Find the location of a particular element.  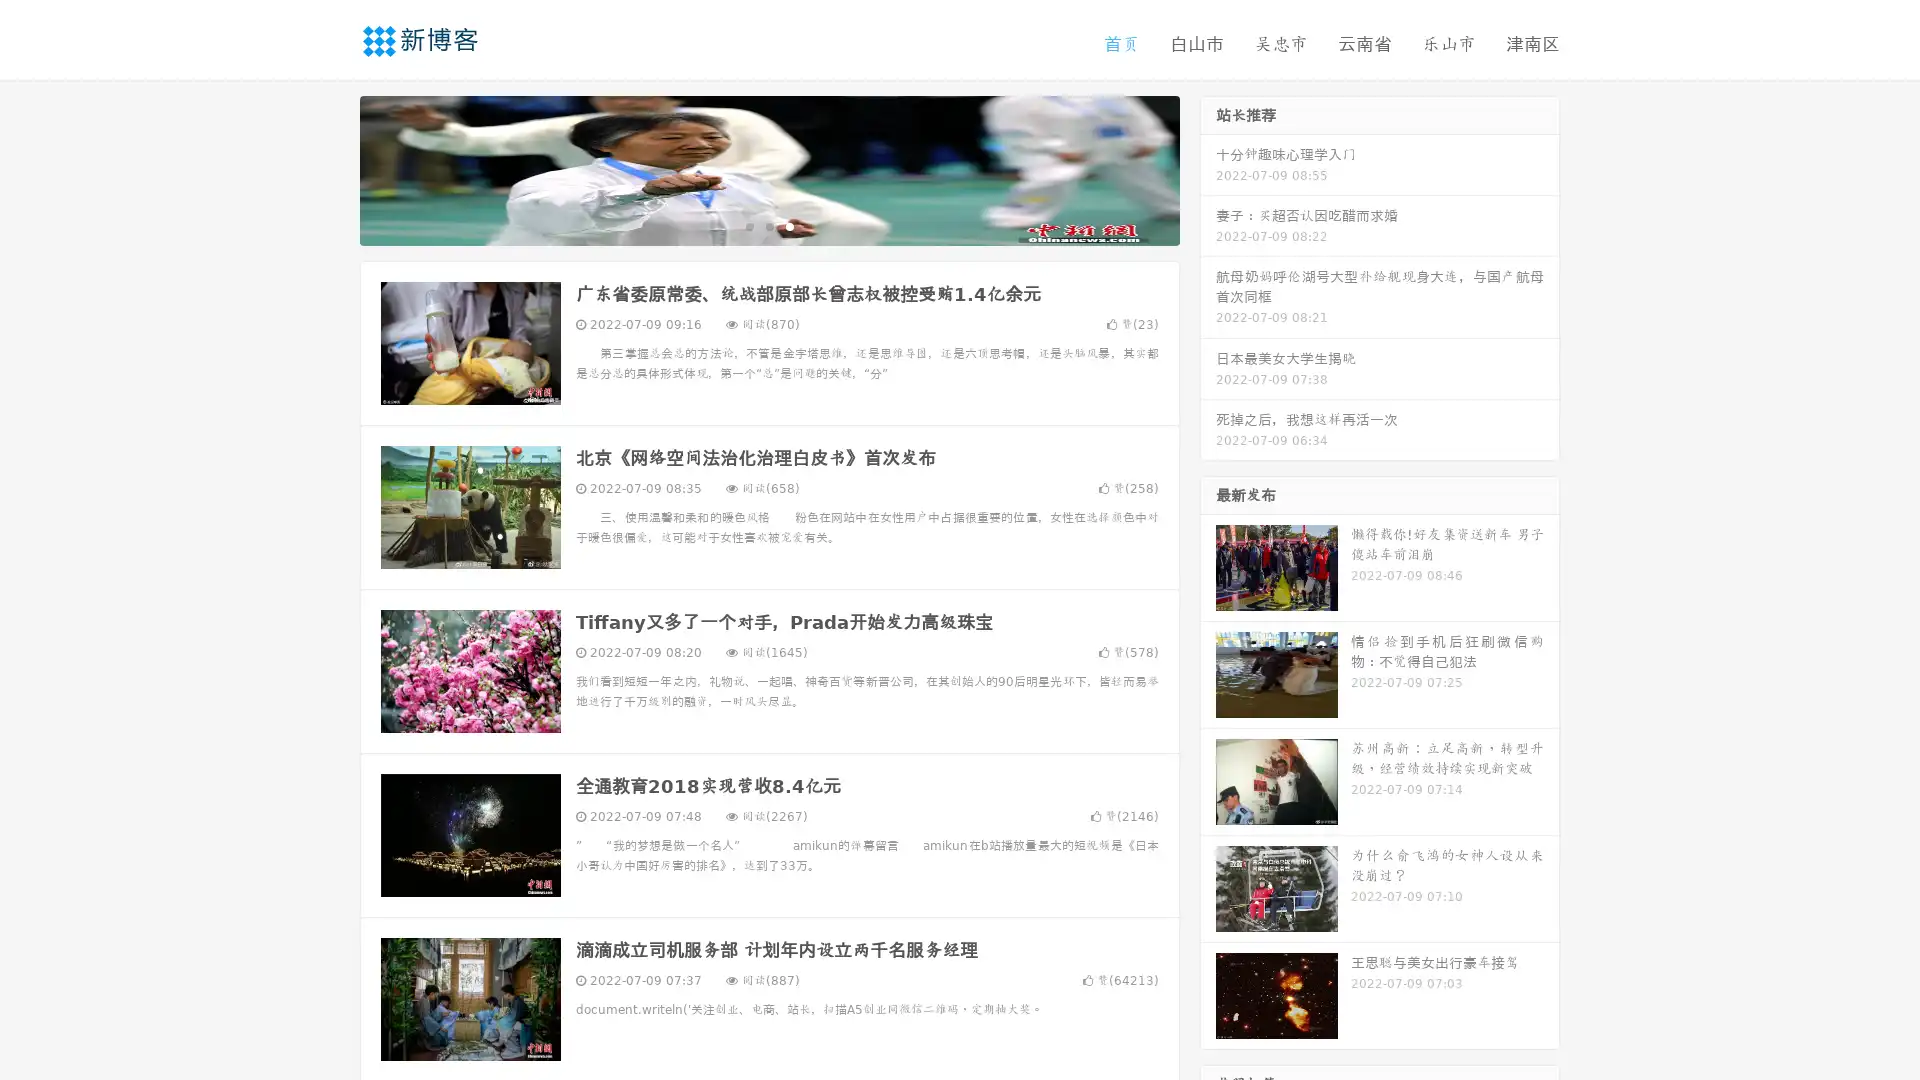

Go to slide 1 is located at coordinates (748, 225).